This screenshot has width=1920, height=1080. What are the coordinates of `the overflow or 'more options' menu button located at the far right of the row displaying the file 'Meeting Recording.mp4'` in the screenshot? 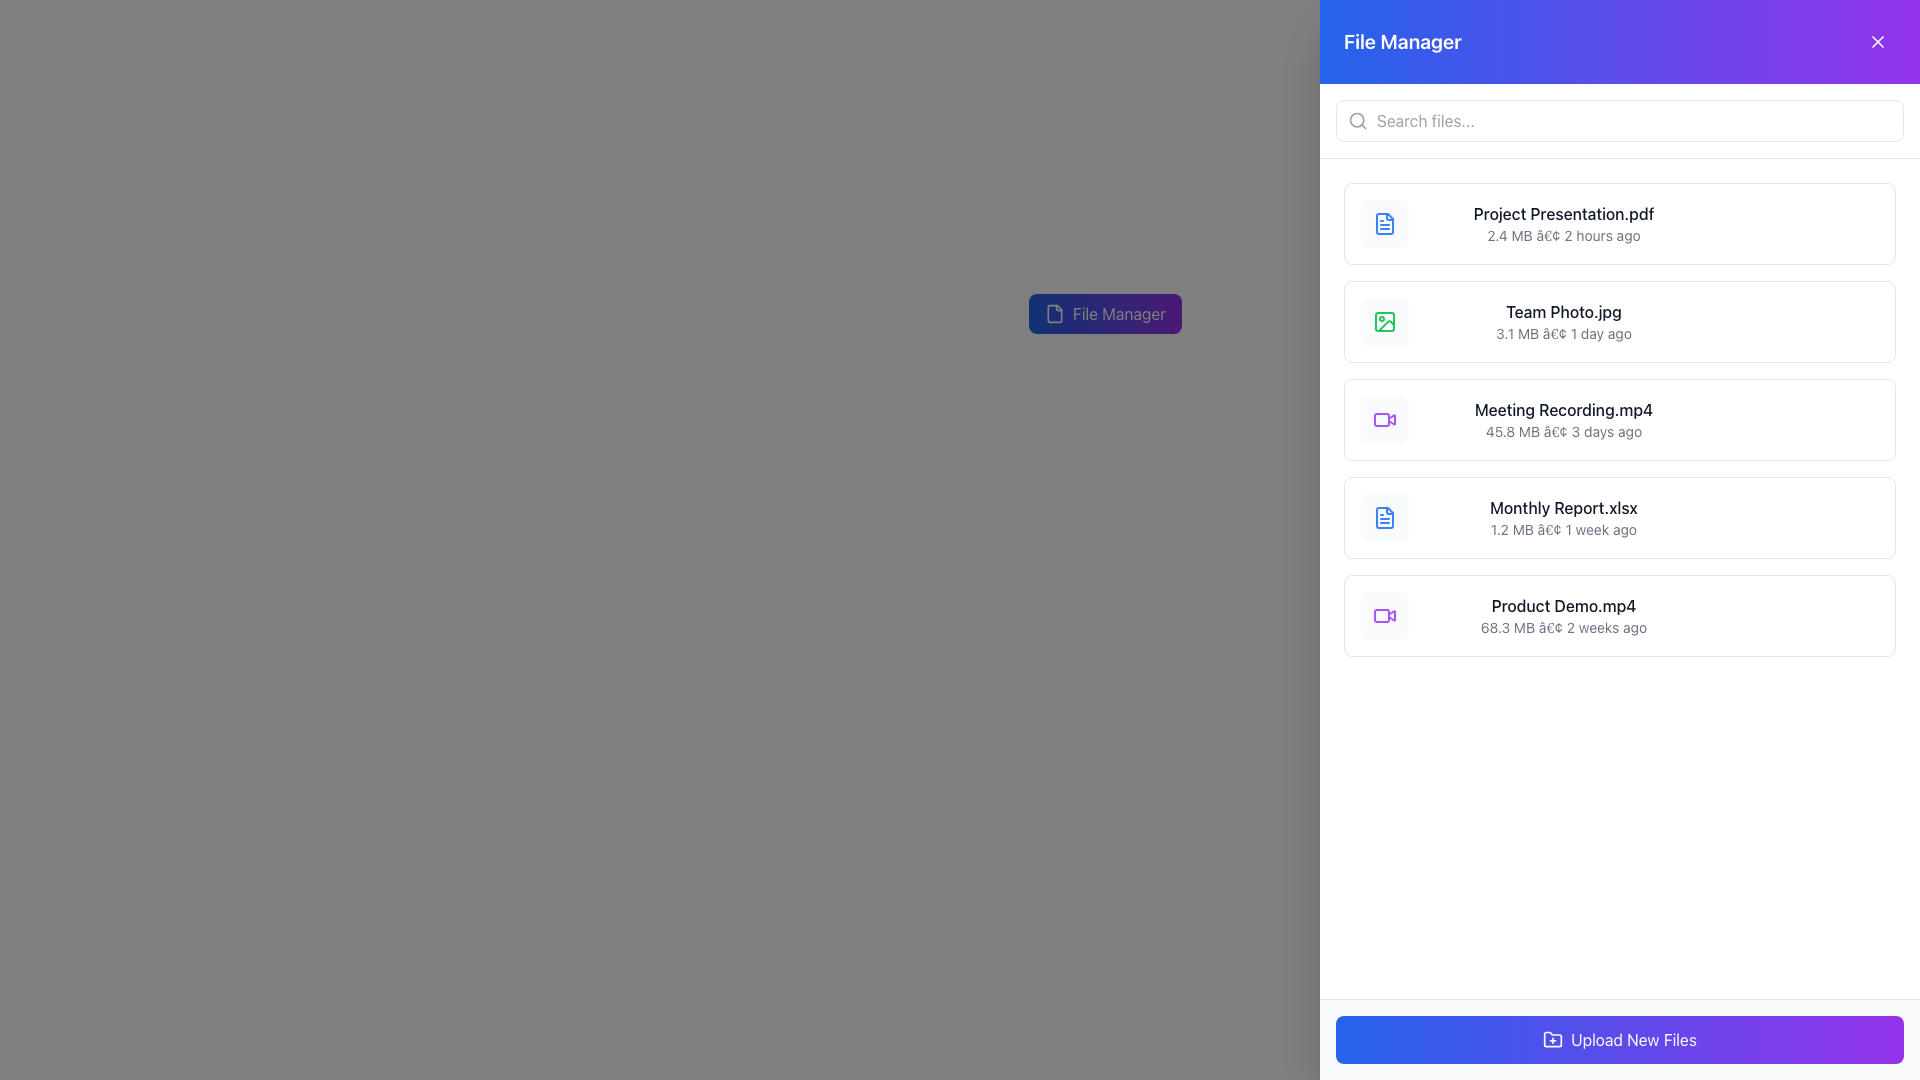 It's located at (1799, 419).